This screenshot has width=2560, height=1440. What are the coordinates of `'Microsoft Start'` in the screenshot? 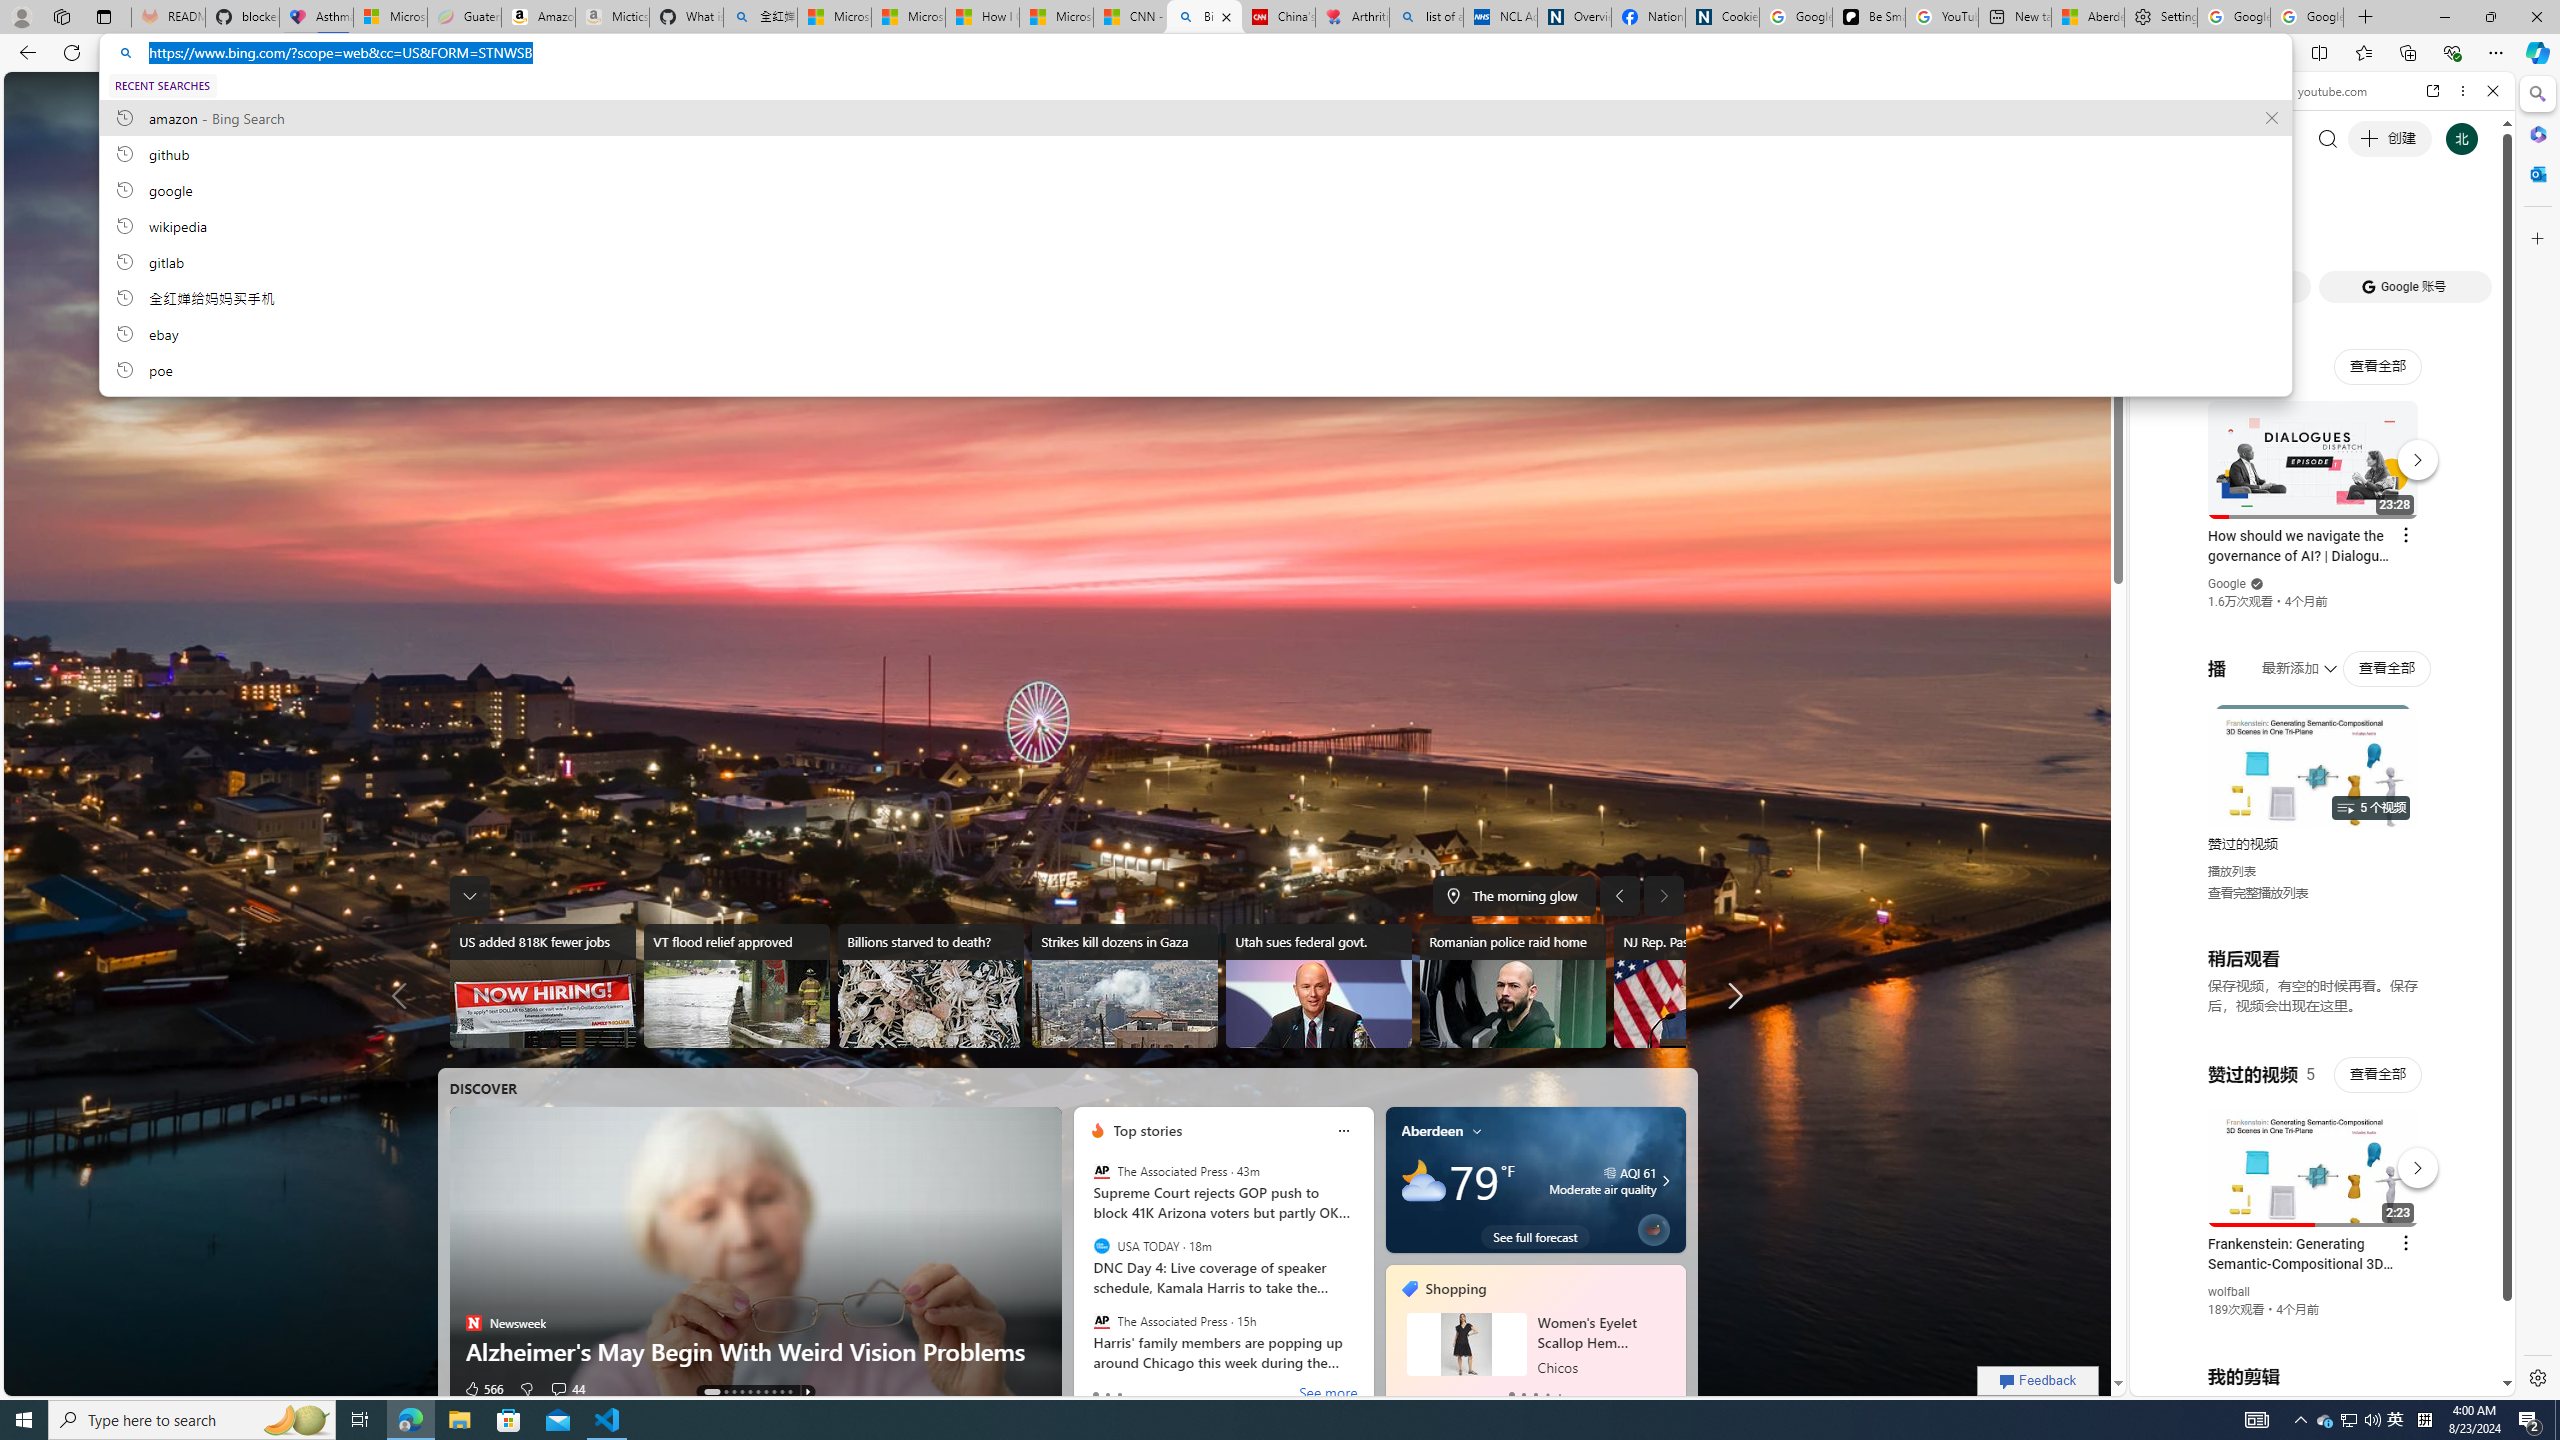 It's located at (1055, 16).